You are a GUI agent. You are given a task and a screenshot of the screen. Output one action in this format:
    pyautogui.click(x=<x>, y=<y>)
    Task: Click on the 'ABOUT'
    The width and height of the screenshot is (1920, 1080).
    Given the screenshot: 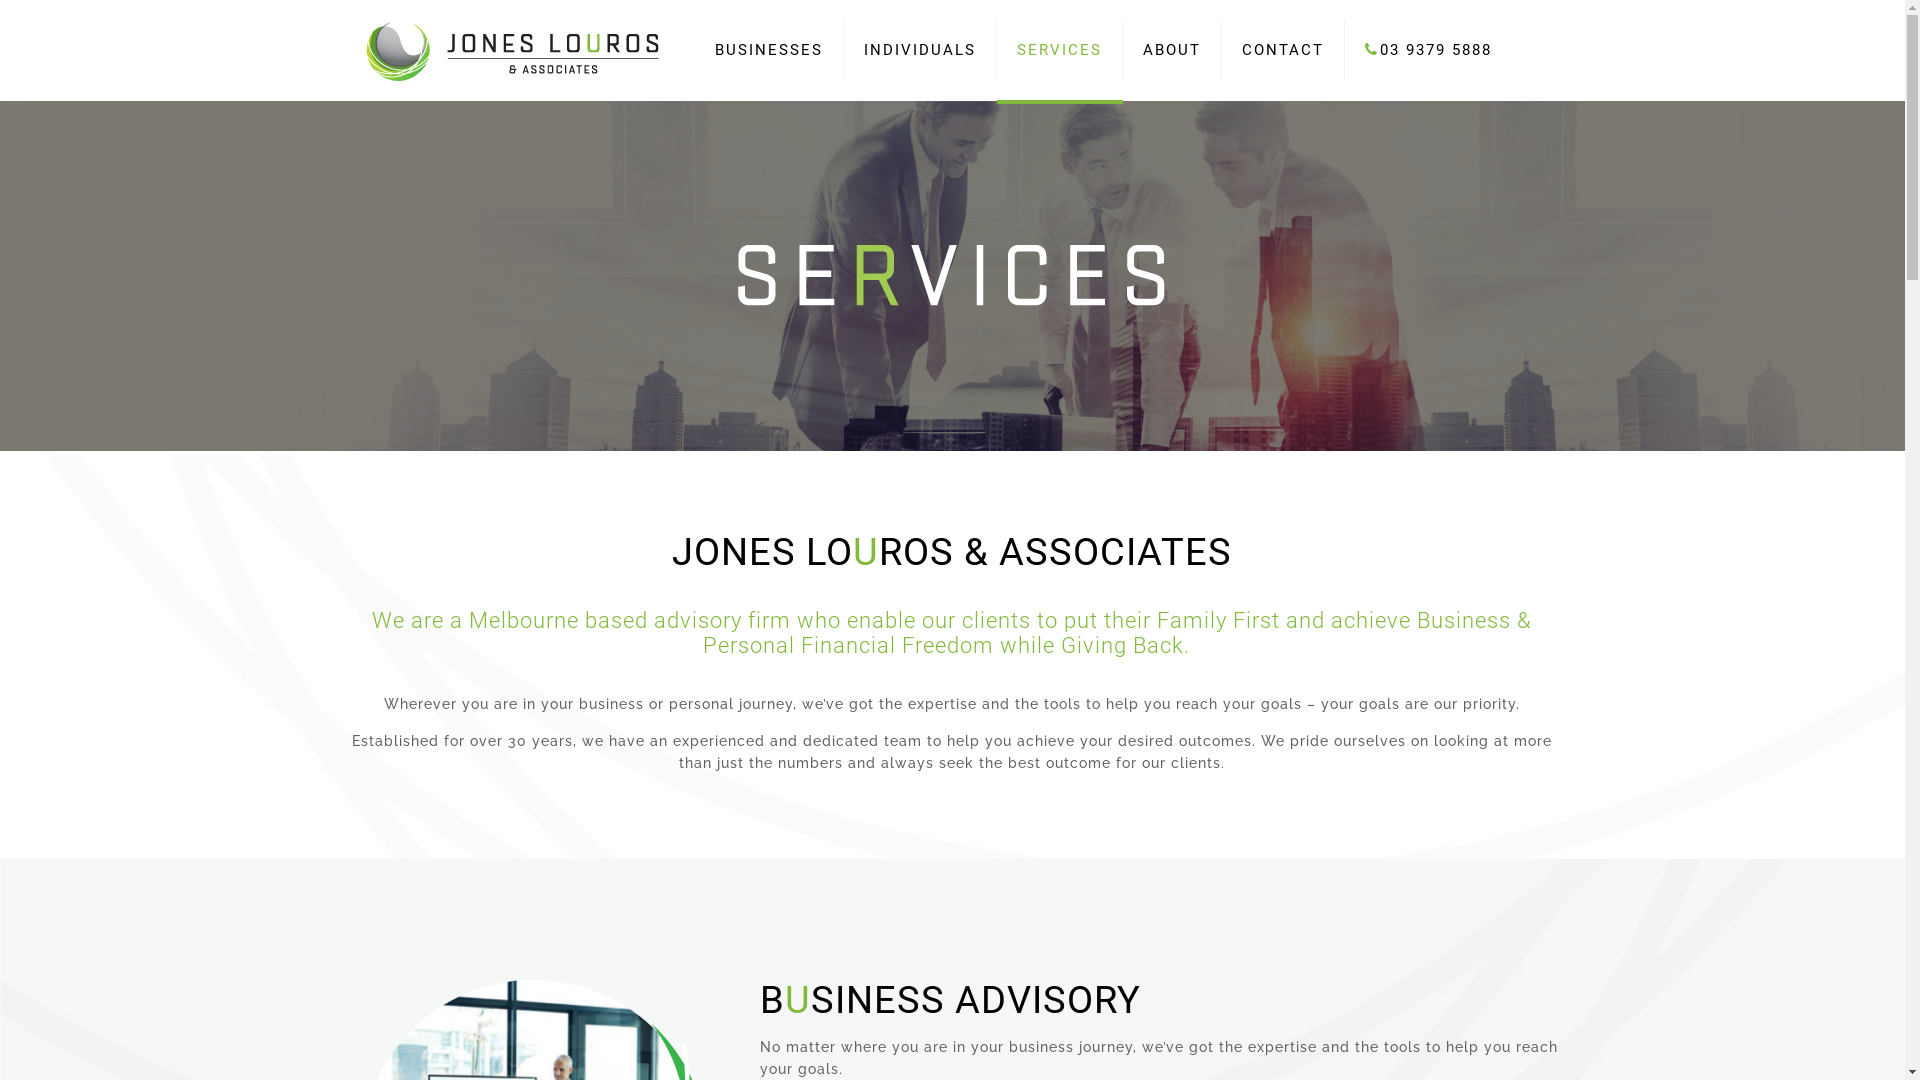 What is the action you would take?
    pyautogui.click(x=1171, y=49)
    